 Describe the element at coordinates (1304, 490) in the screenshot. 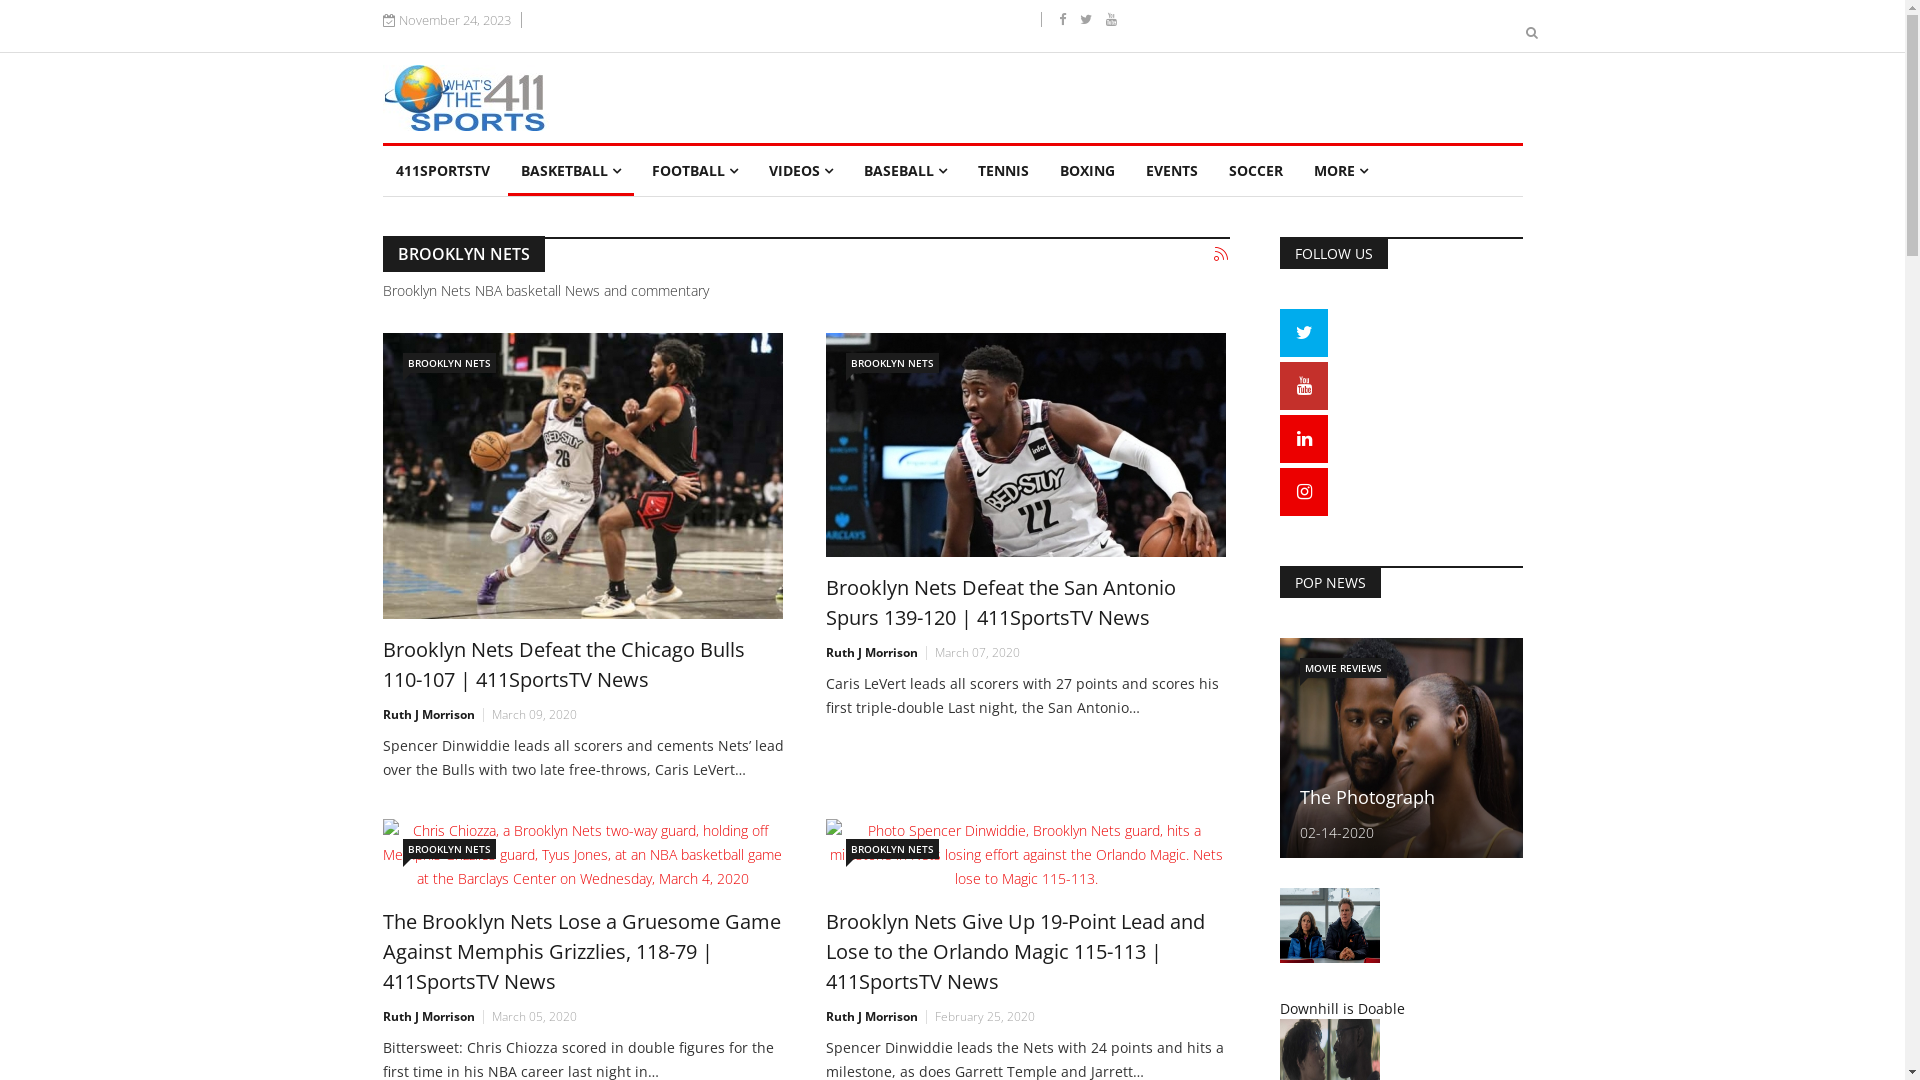

I see `'Instagram'` at that location.